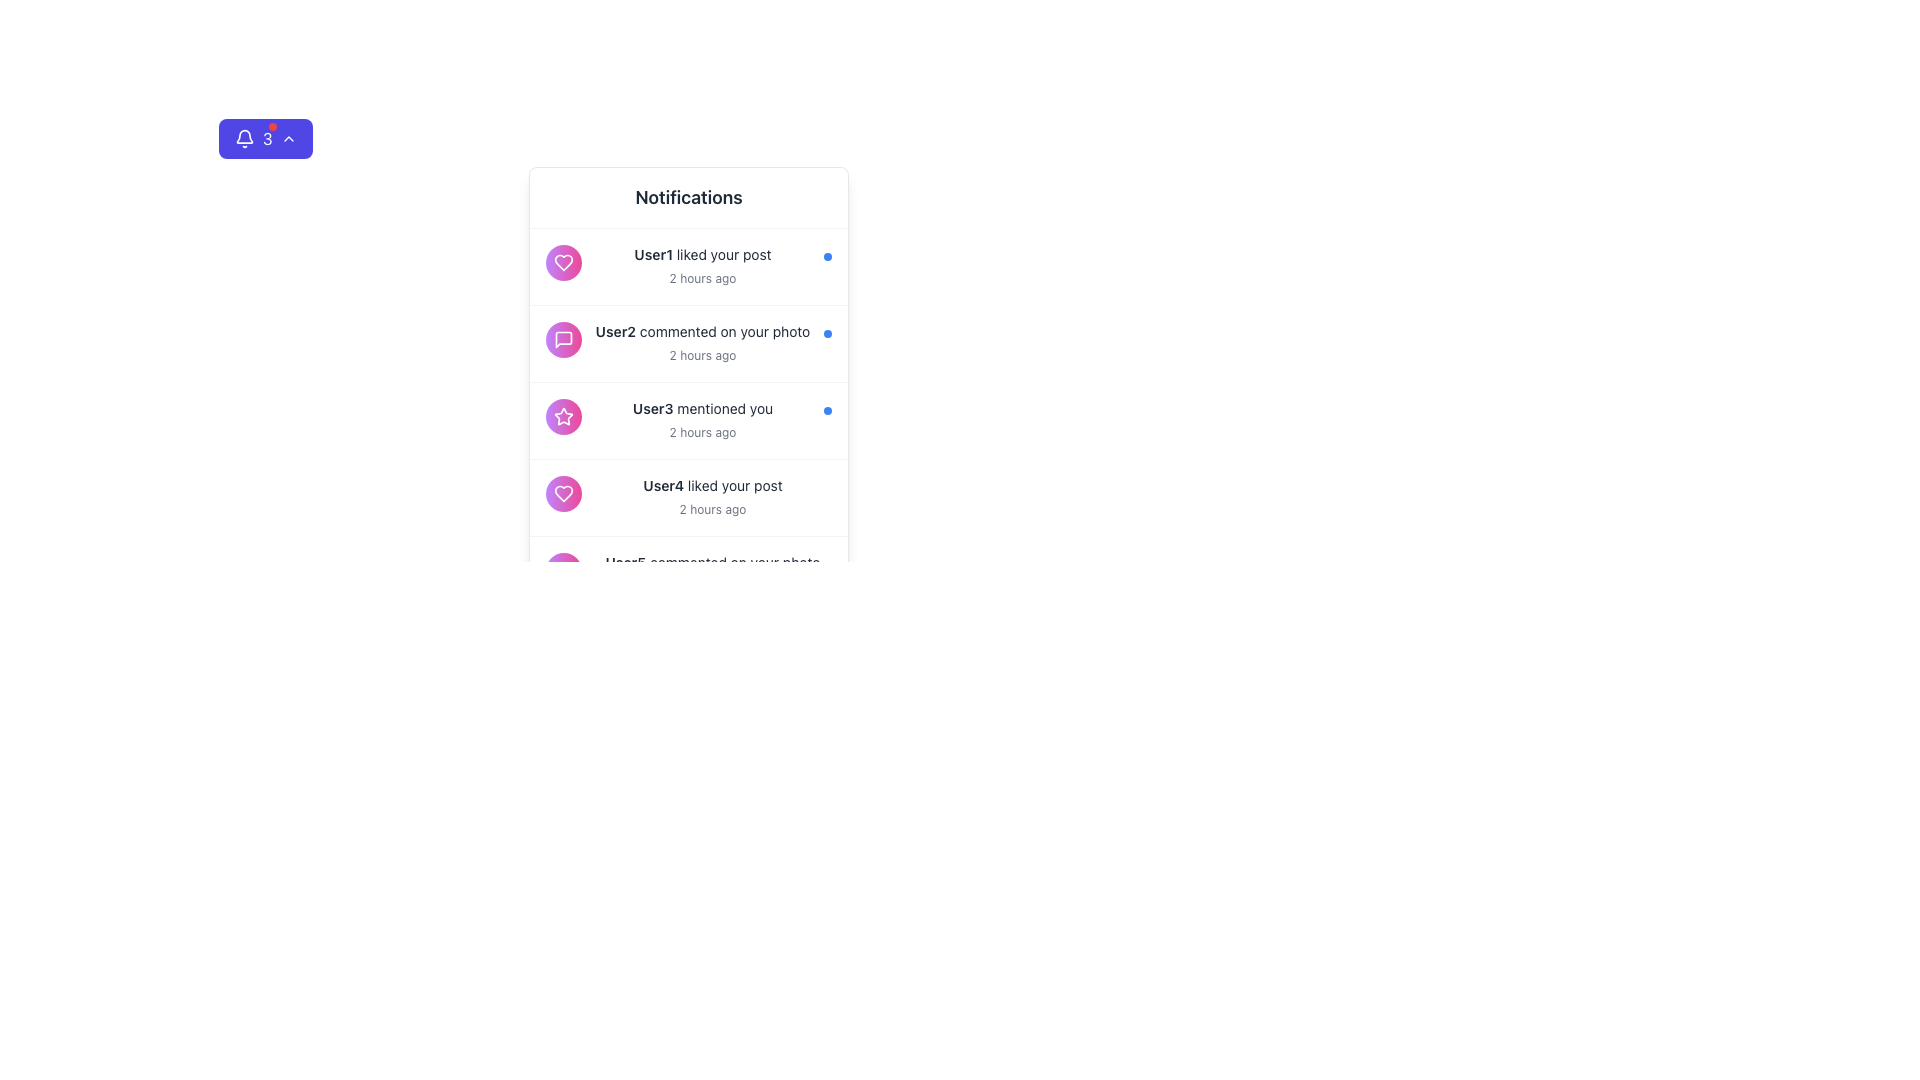  Describe the element at coordinates (663, 485) in the screenshot. I see `the text element that identifies 'User4' in the fourth notification listing under the 'Notifications' section` at that location.